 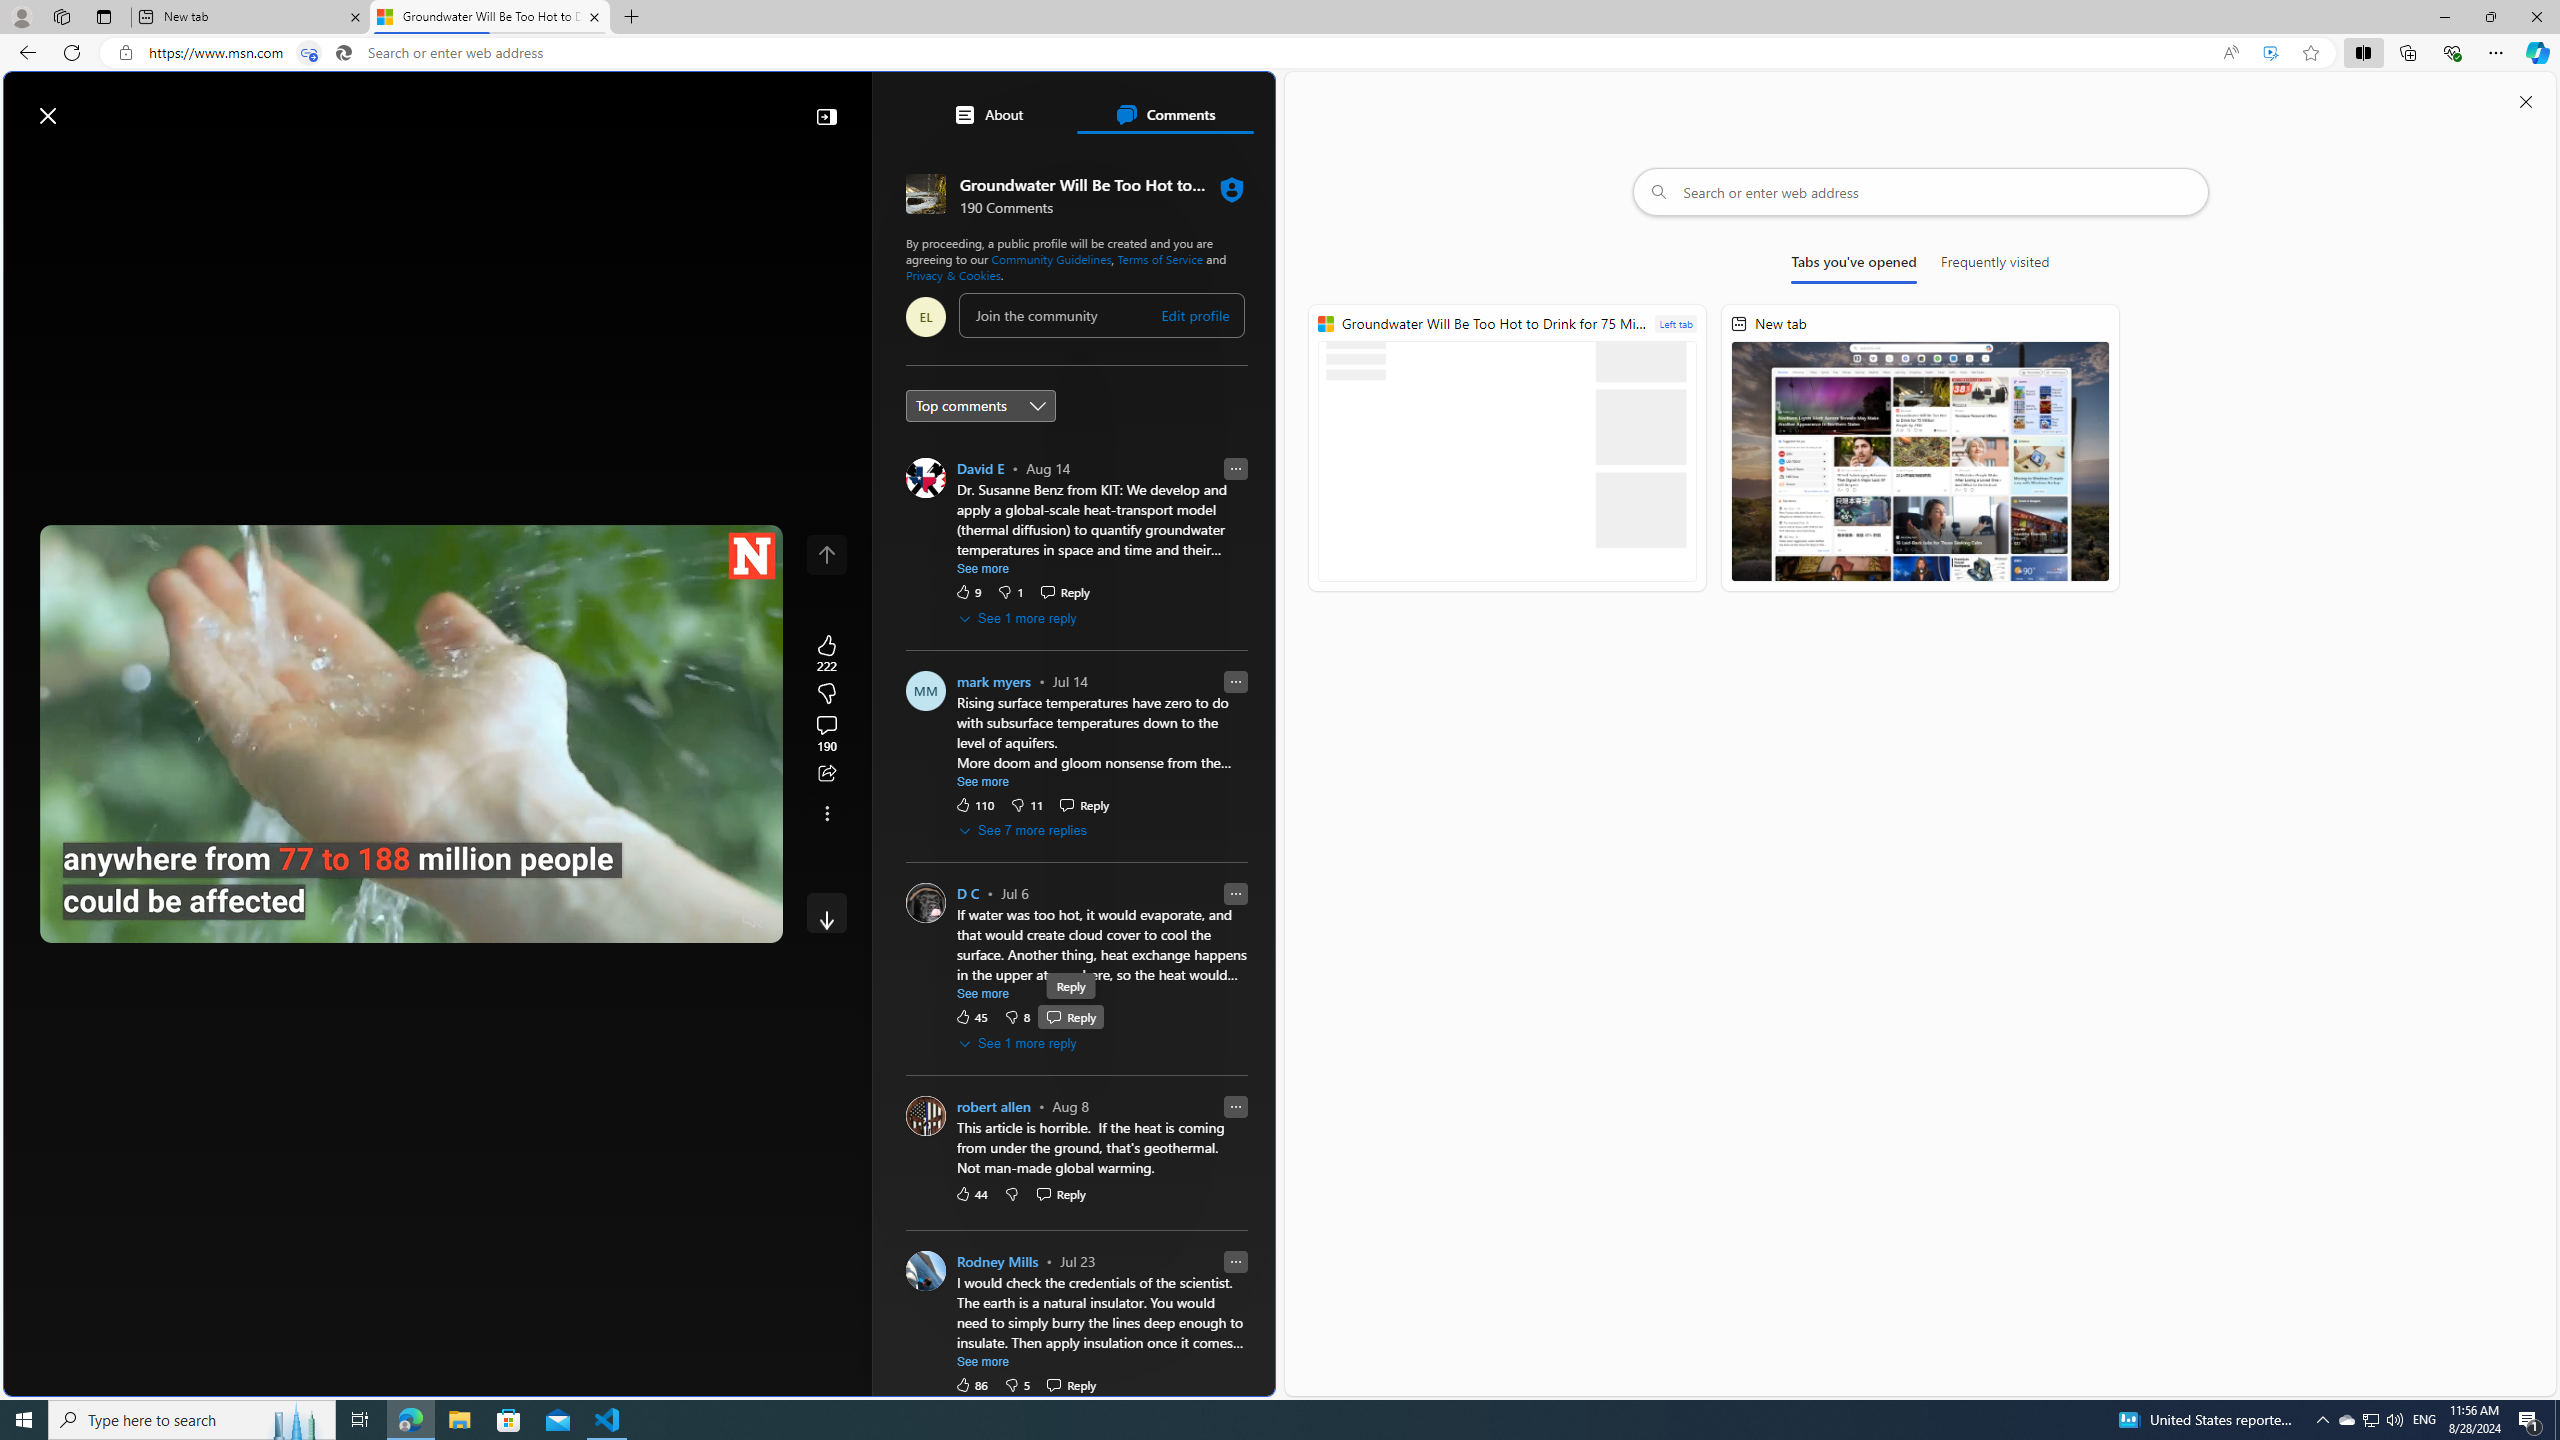 I want to click on '222 Like', so click(x=826, y=652).